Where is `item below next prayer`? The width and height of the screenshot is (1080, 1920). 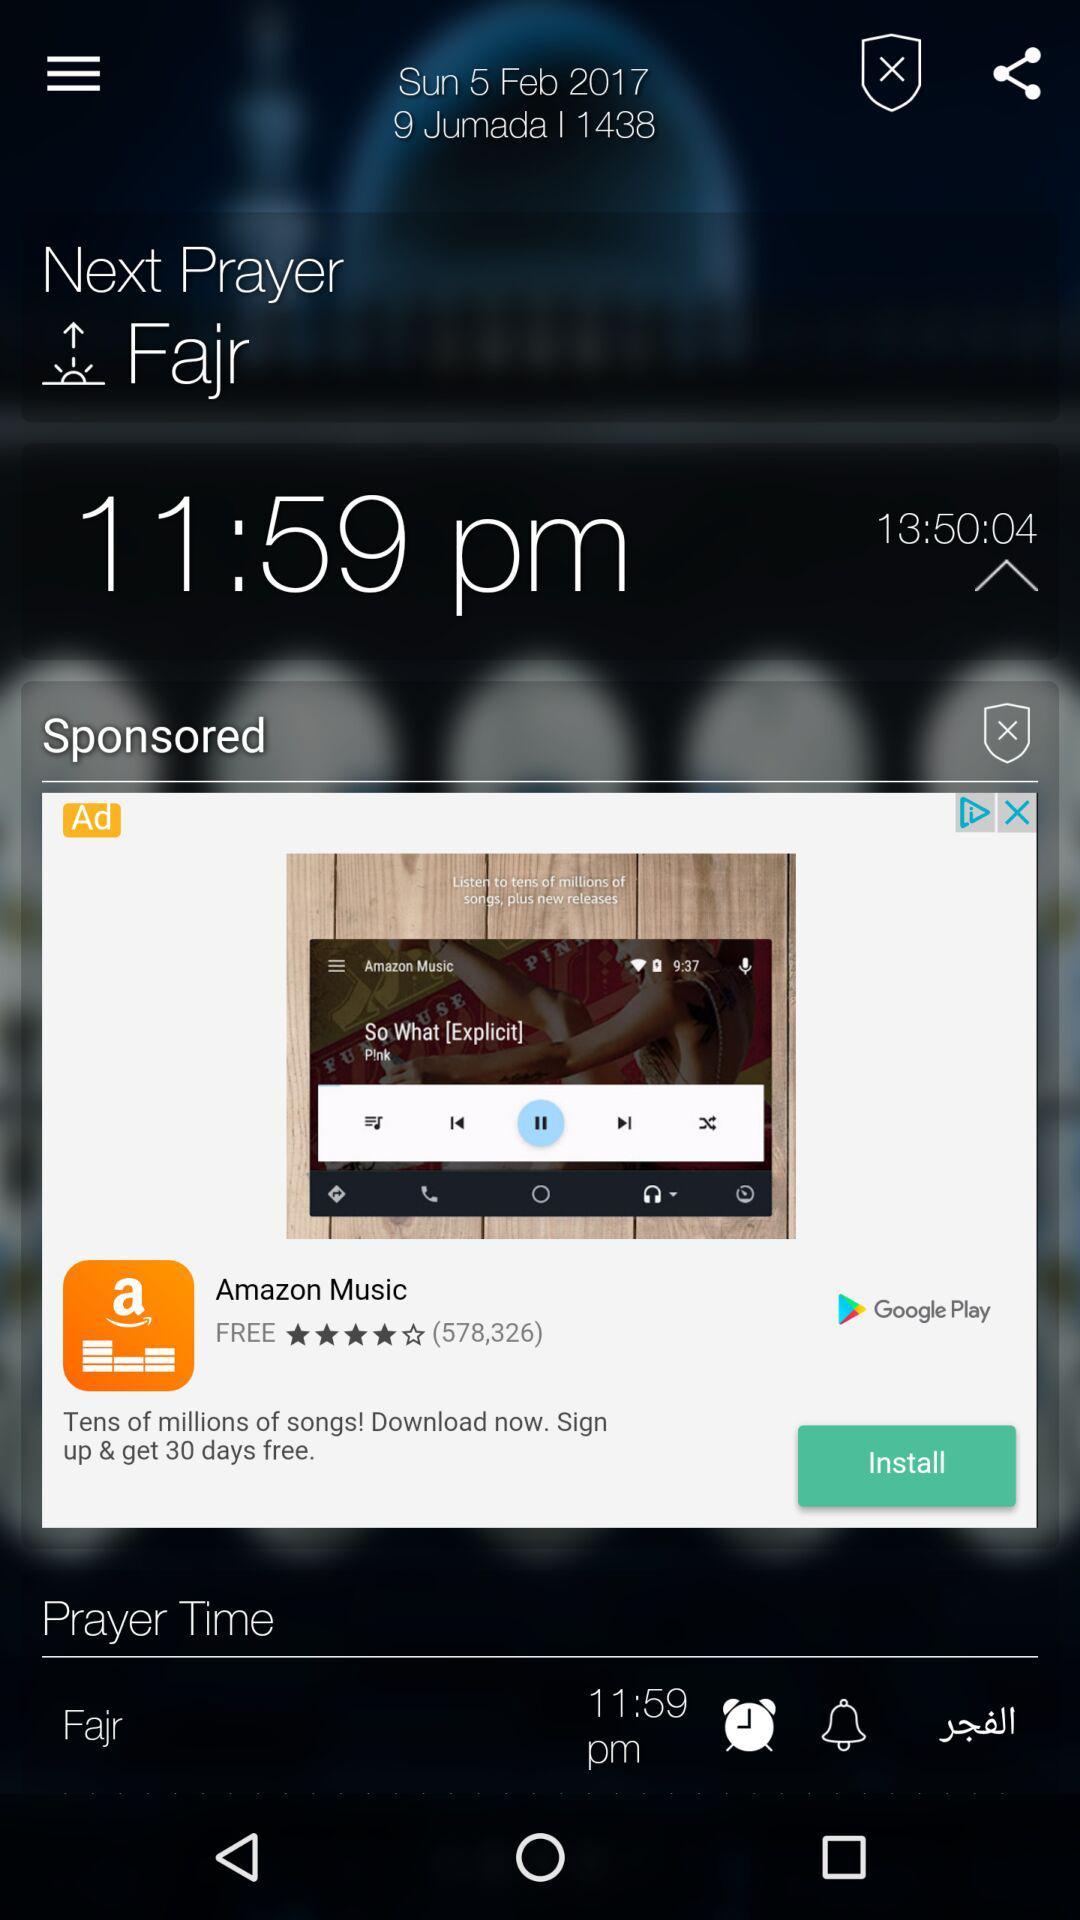 item below next prayer is located at coordinates (72, 353).